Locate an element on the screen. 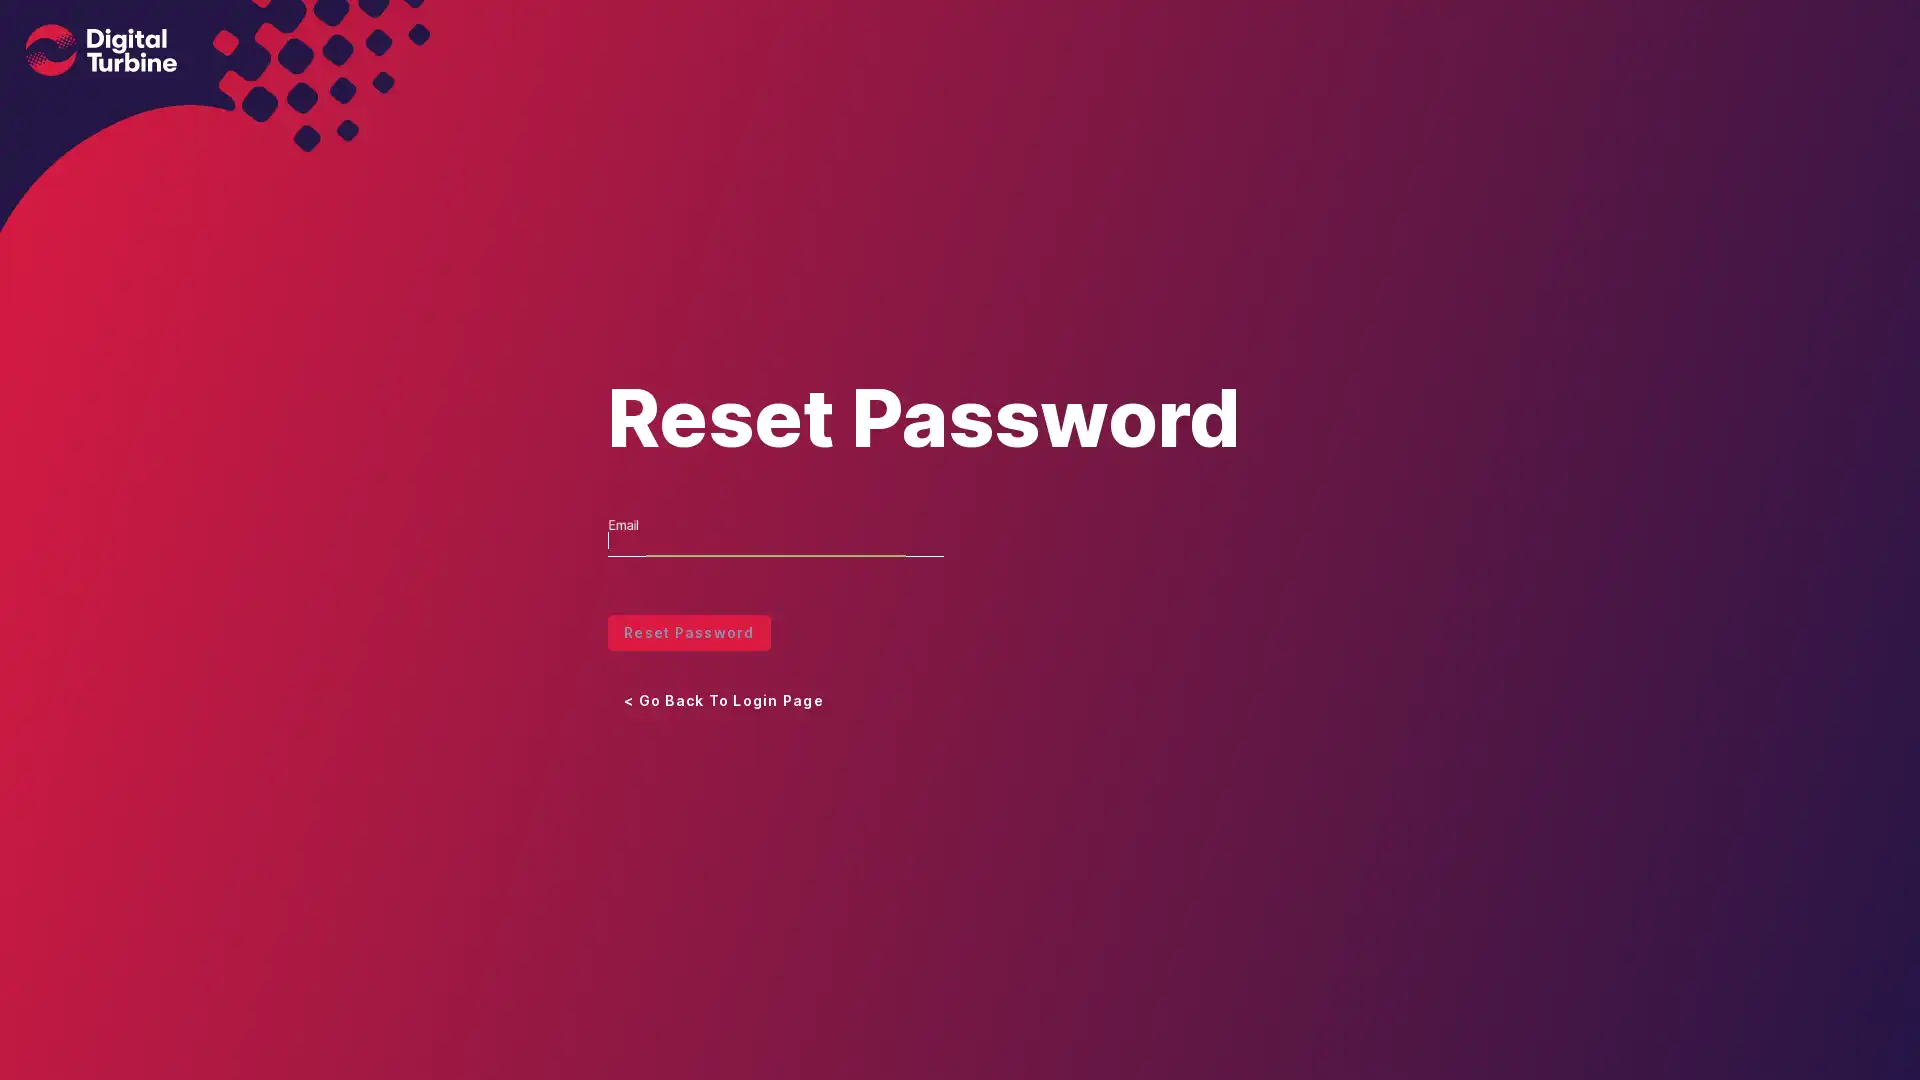 The image size is (1920, 1080). < Go Back To Login Page is located at coordinates (722, 698).